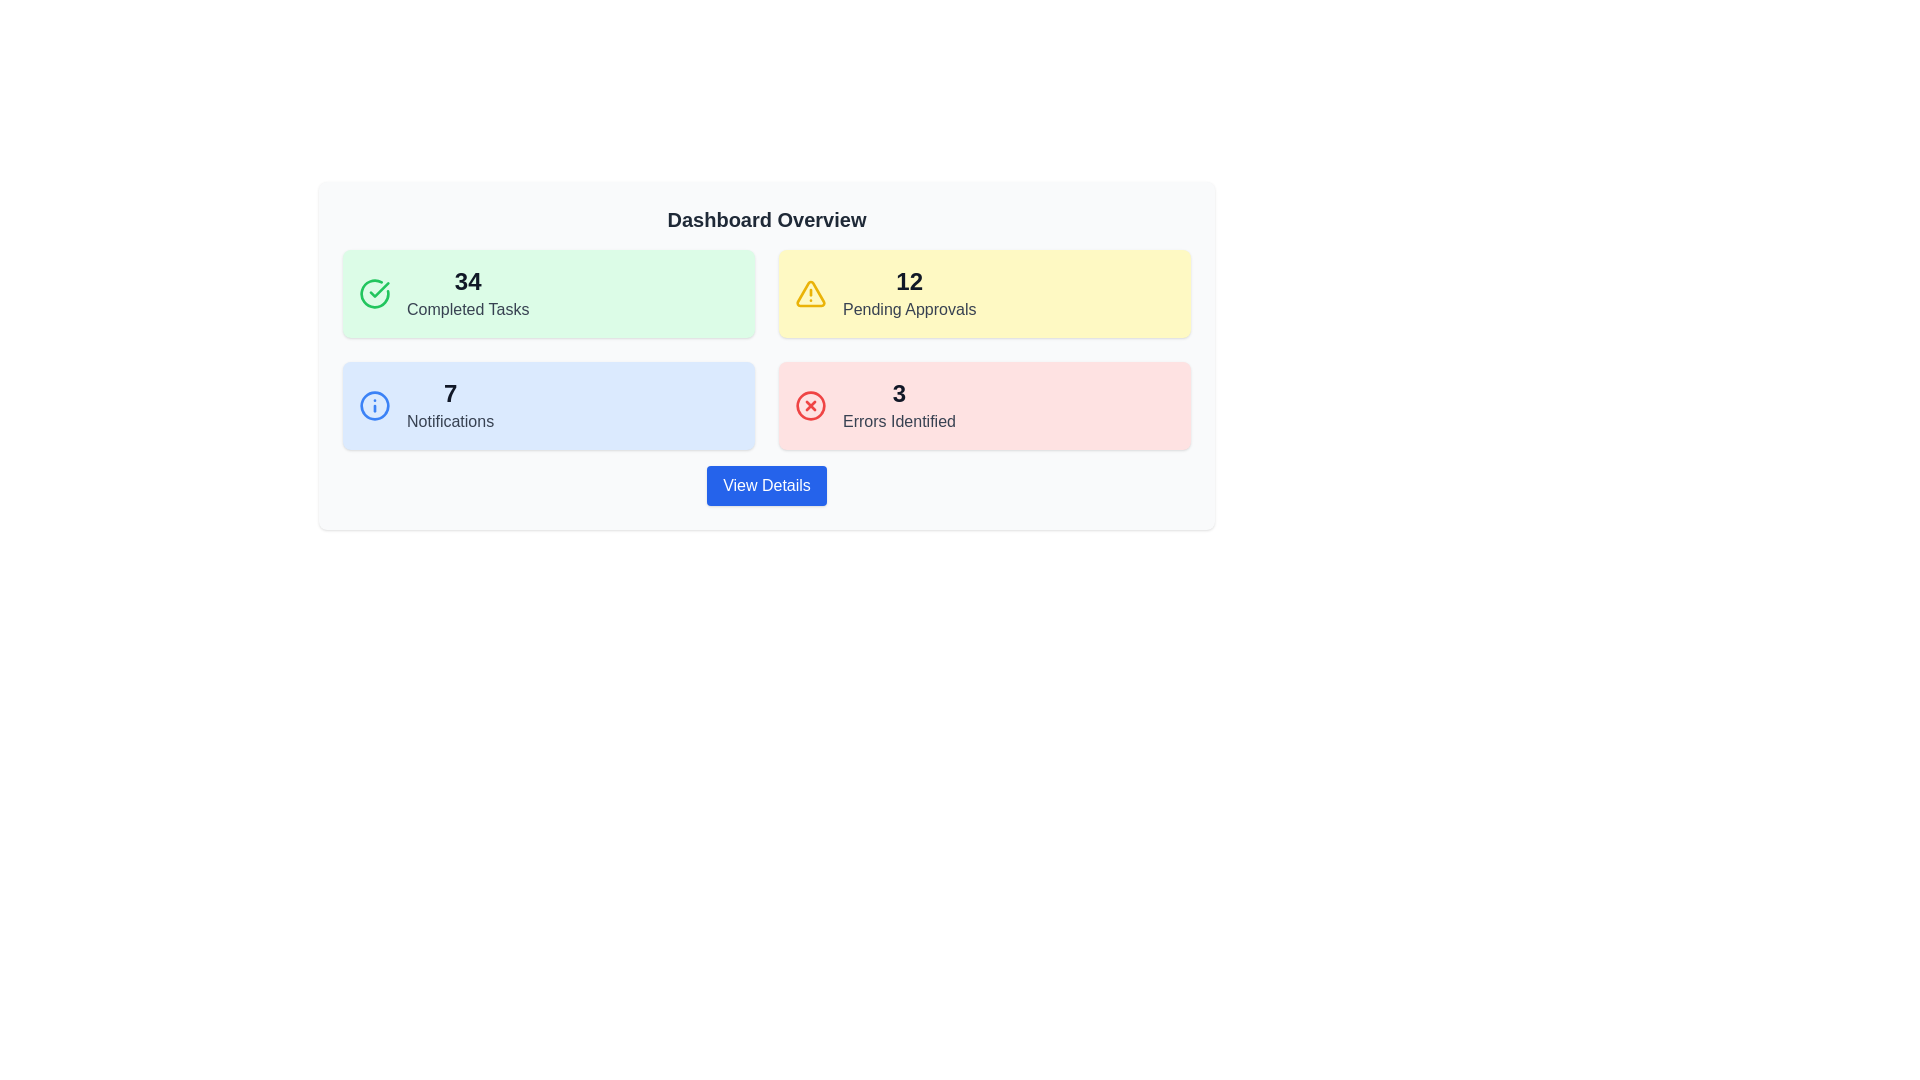 The image size is (1920, 1080). What do you see at coordinates (374, 405) in the screenshot?
I see `the circular blue outlined icon with an 'i' in the center, located within the blue notification card in the bottom-left quadrant of the dashboard interface` at bounding box center [374, 405].